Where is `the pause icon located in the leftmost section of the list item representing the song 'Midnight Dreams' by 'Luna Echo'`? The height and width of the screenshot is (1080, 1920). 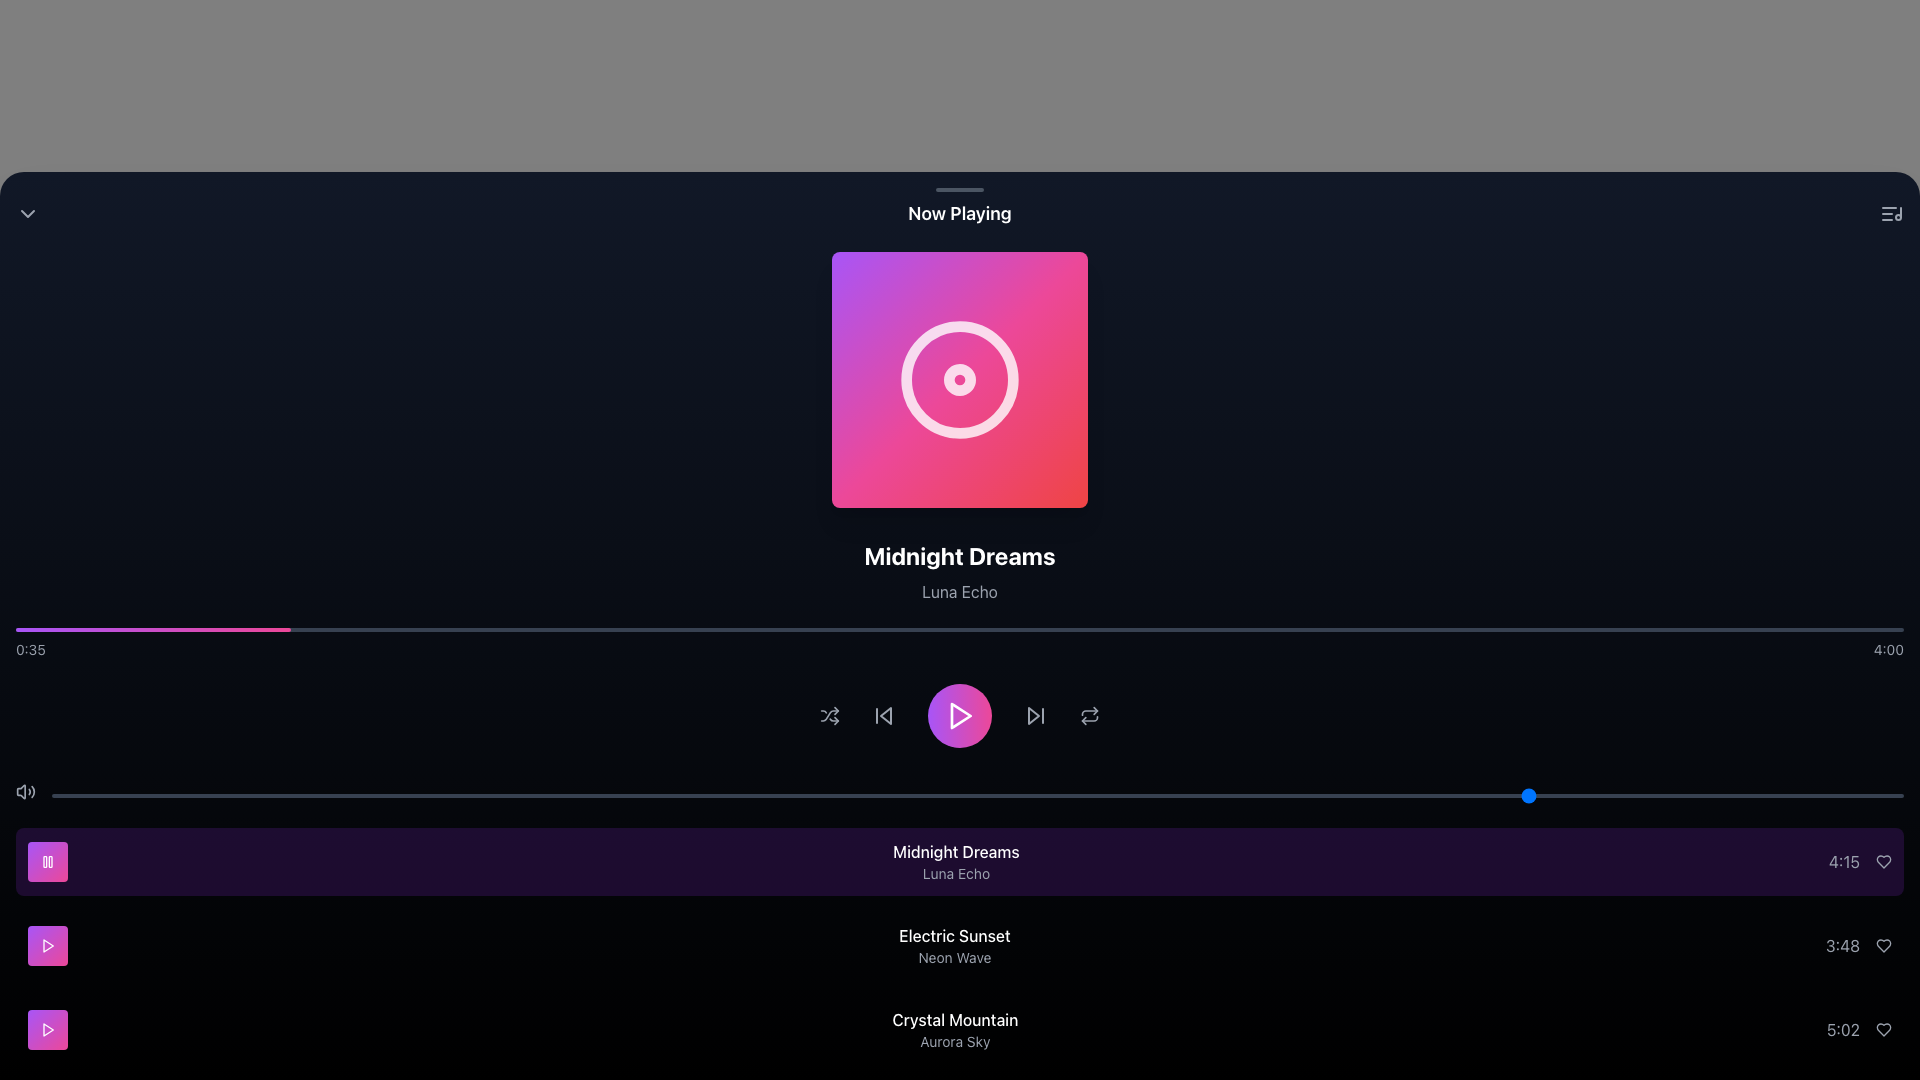 the pause icon located in the leftmost section of the list item representing the song 'Midnight Dreams' by 'Luna Echo' is located at coordinates (48, 860).